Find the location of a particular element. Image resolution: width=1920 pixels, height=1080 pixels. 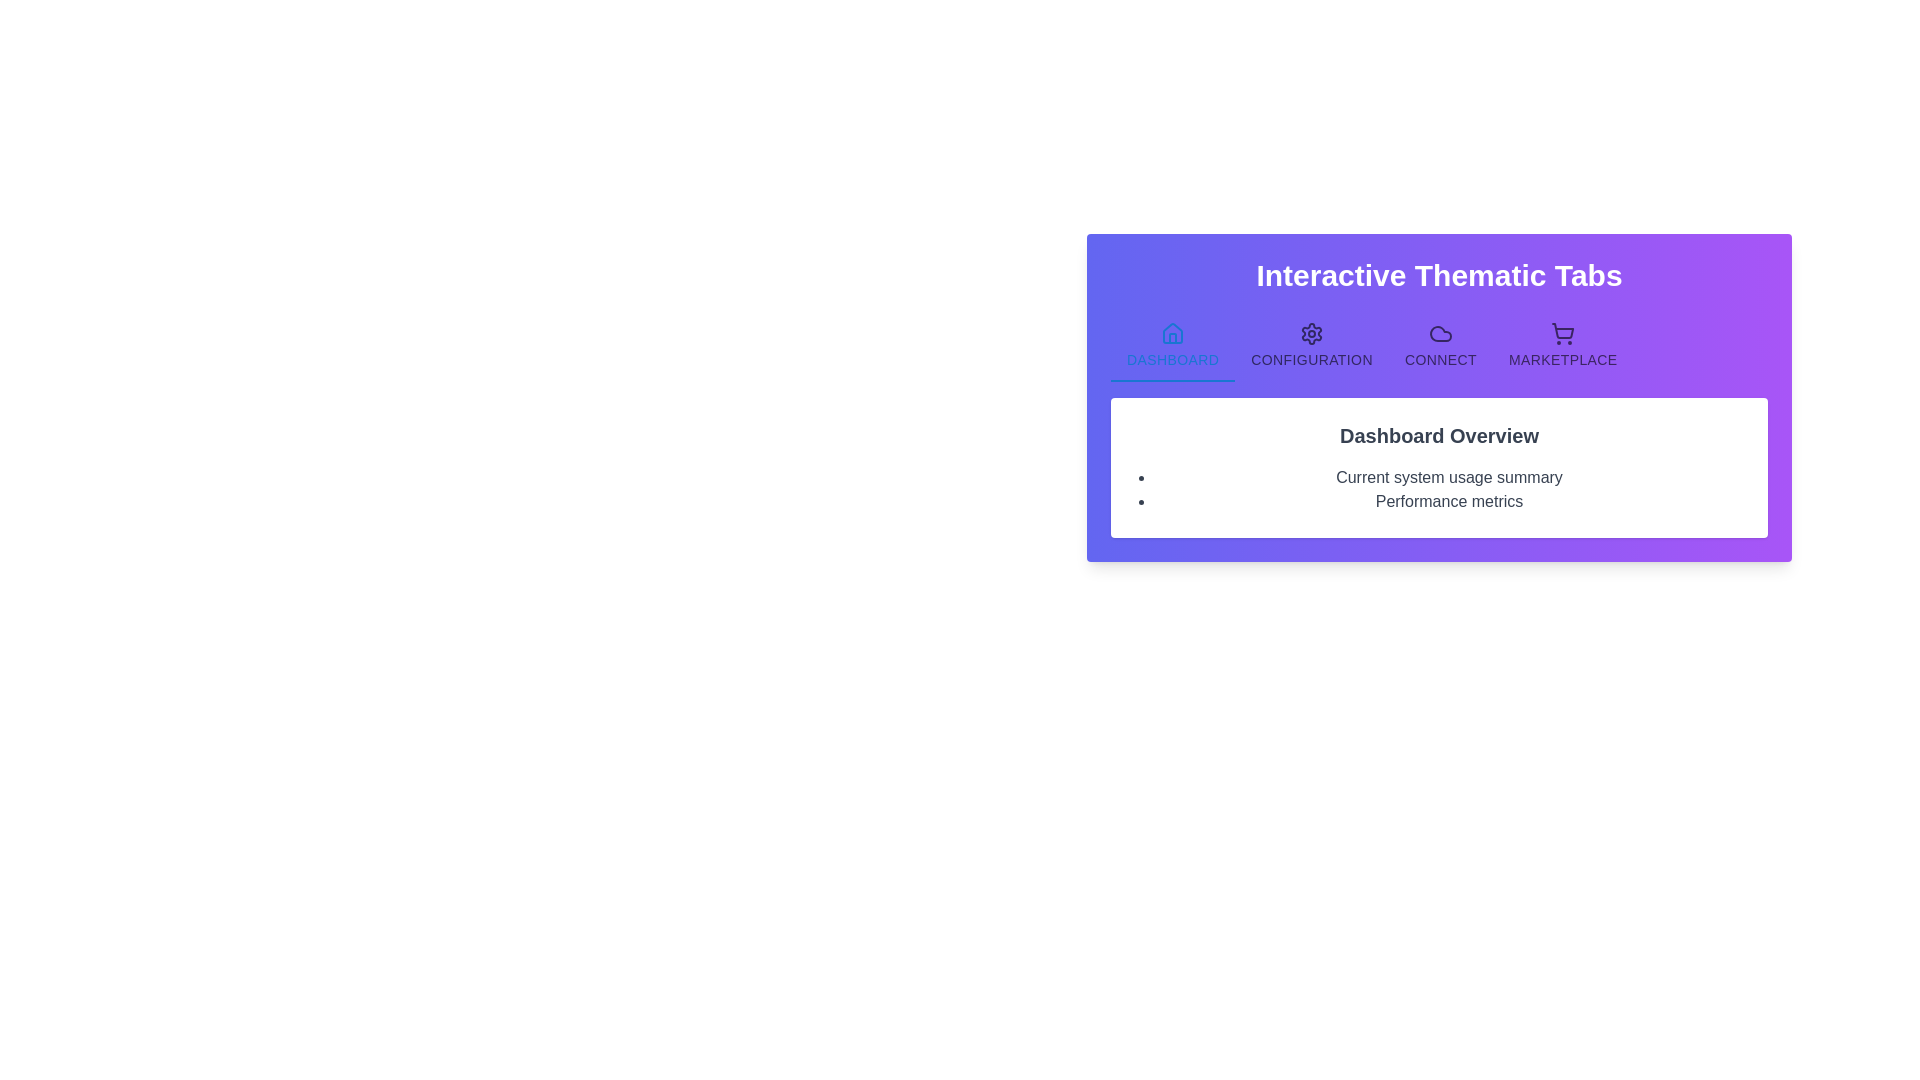

the 'Marketplace' tab icon, which is the fourth tab at the top section of the interface is located at coordinates (1562, 333).